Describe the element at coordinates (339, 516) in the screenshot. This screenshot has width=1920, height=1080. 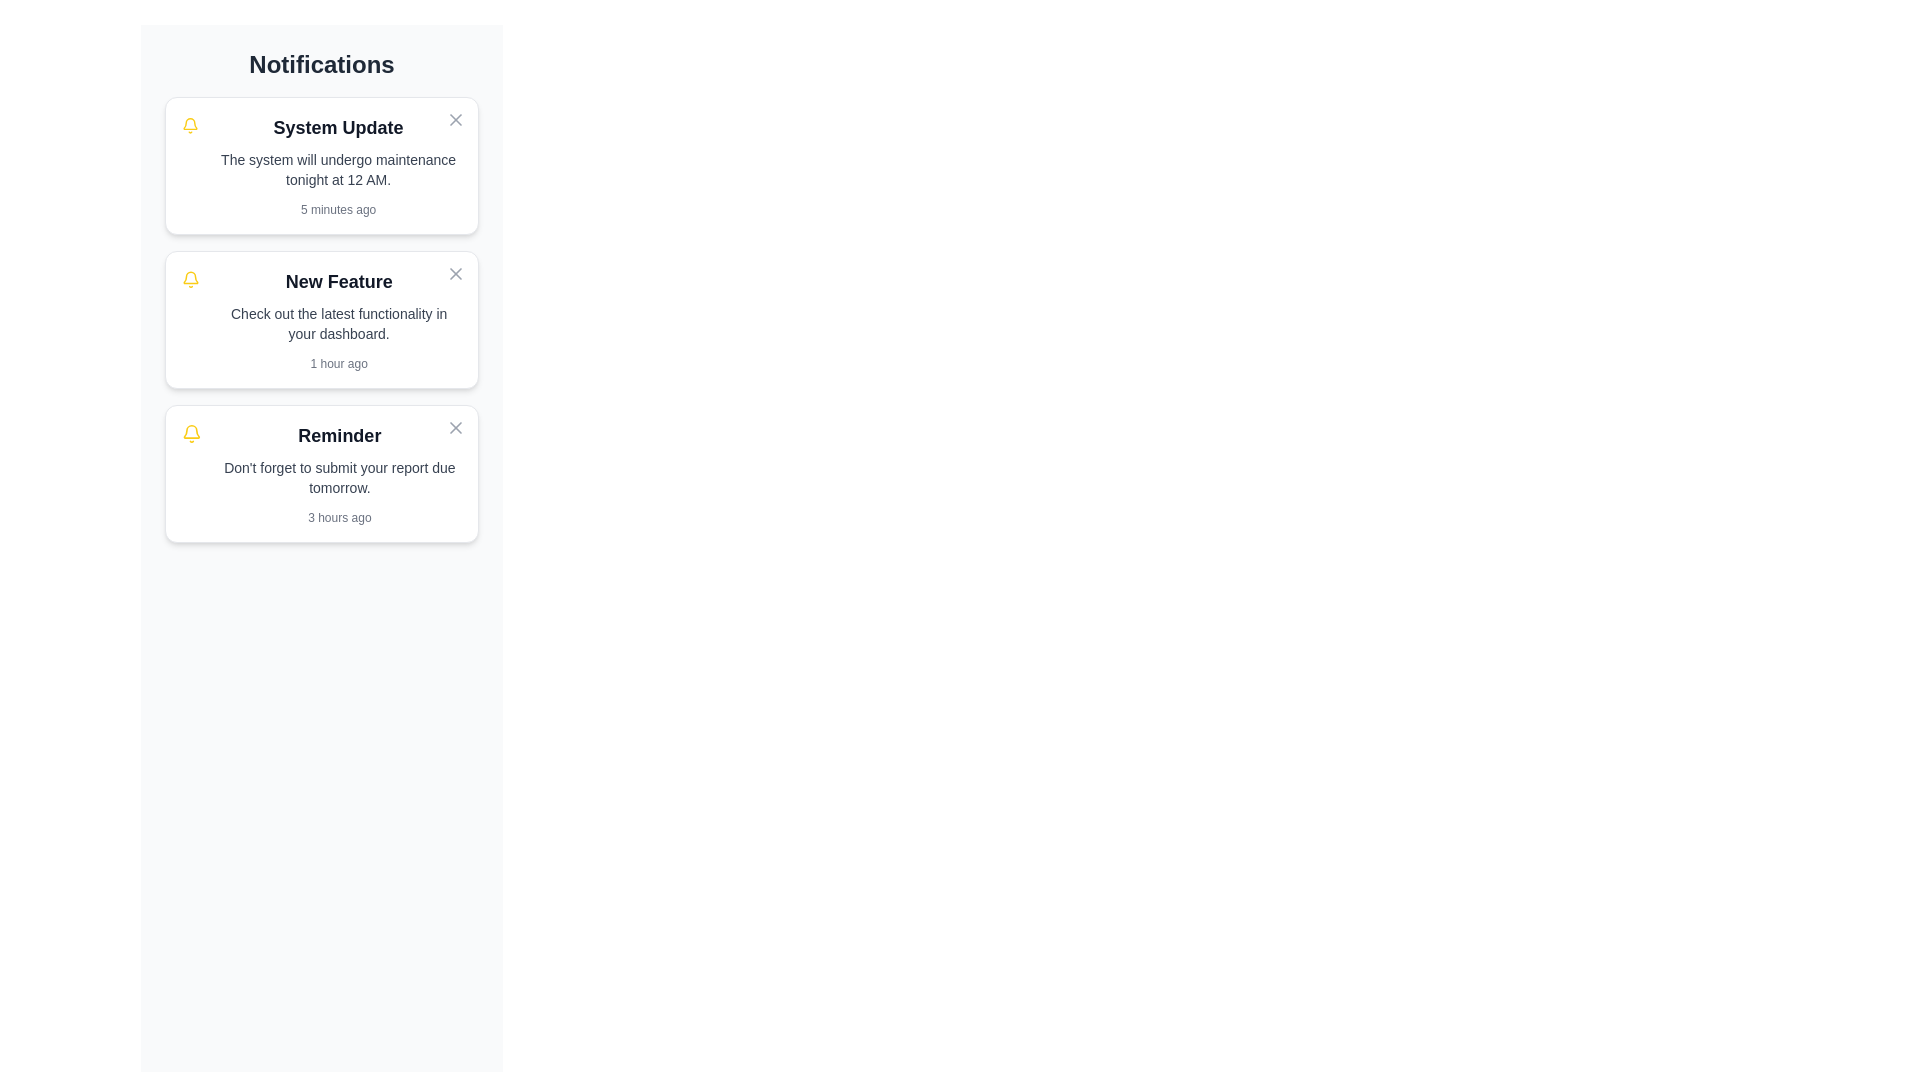
I see `the static text label displaying '3 hours ago' located at the bottom of the 'Reminder' notification card` at that location.